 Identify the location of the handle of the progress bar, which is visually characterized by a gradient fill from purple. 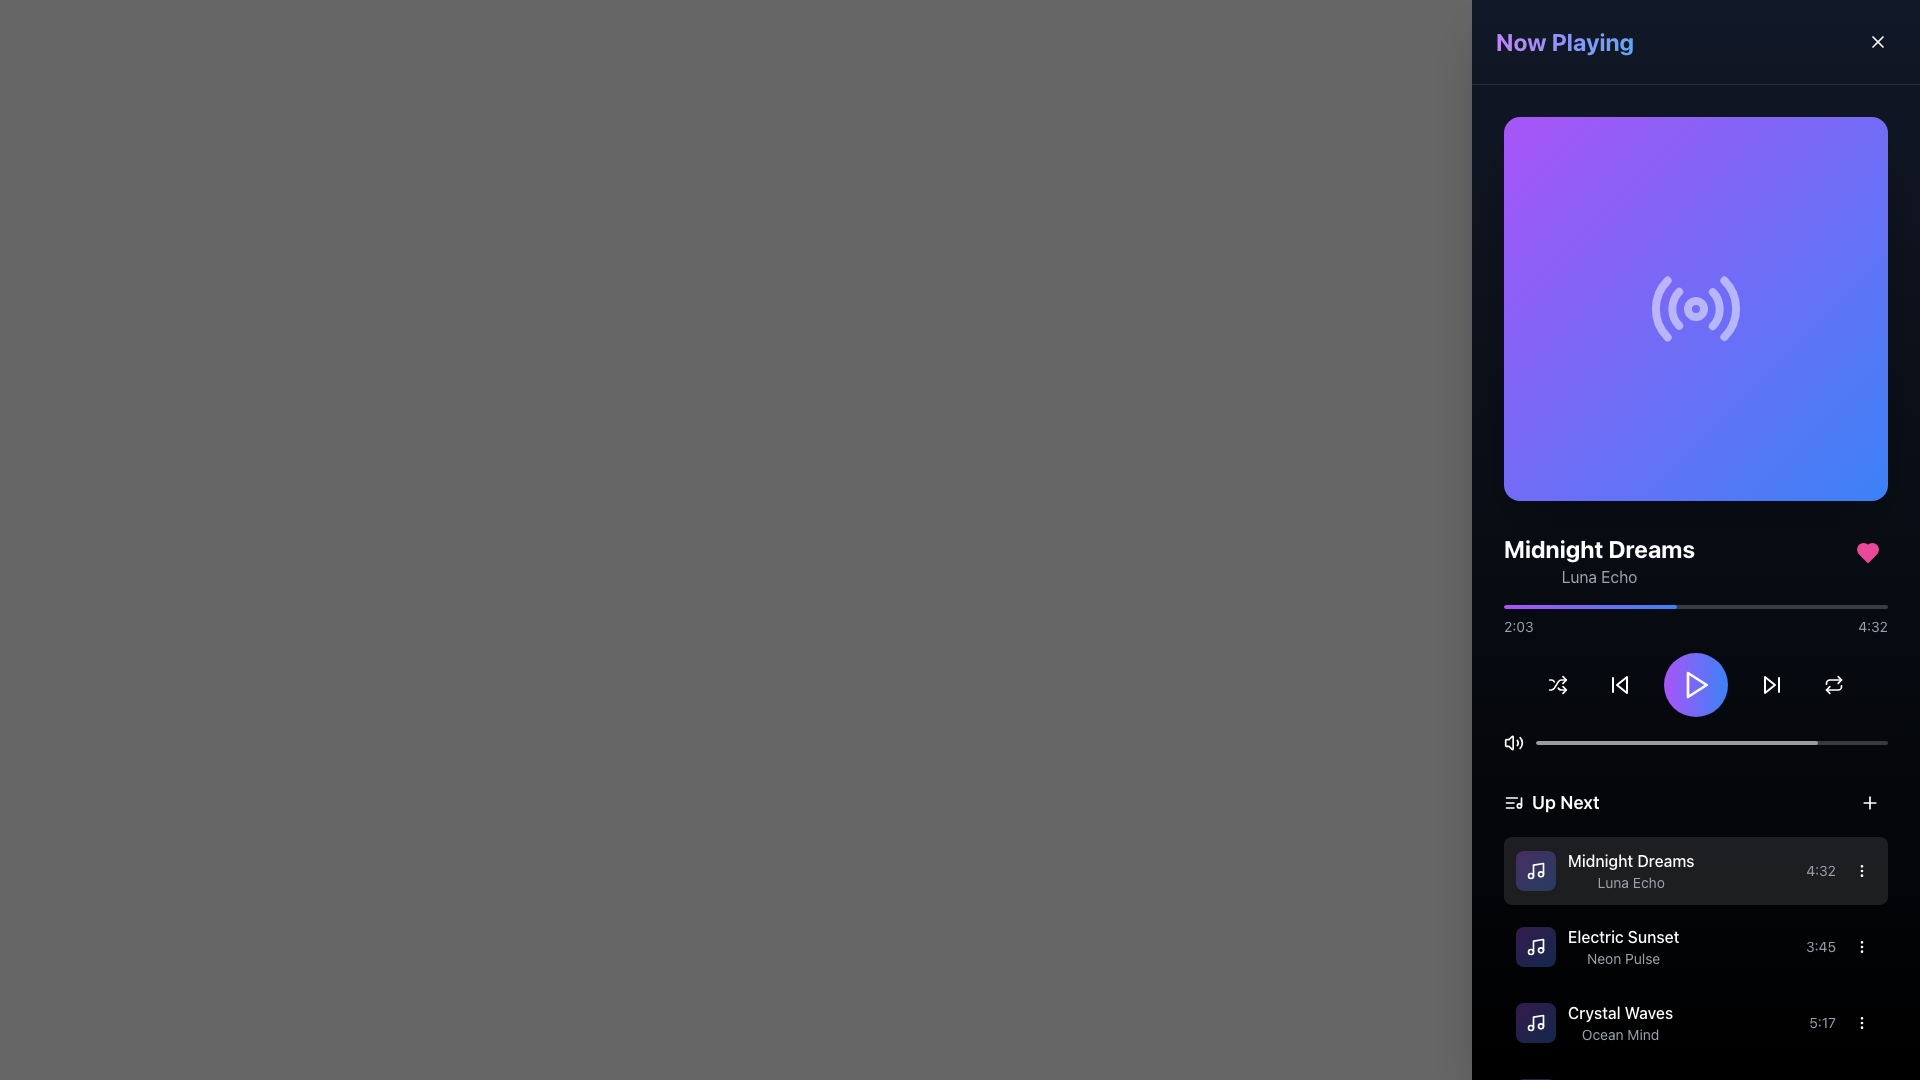
(1694, 620).